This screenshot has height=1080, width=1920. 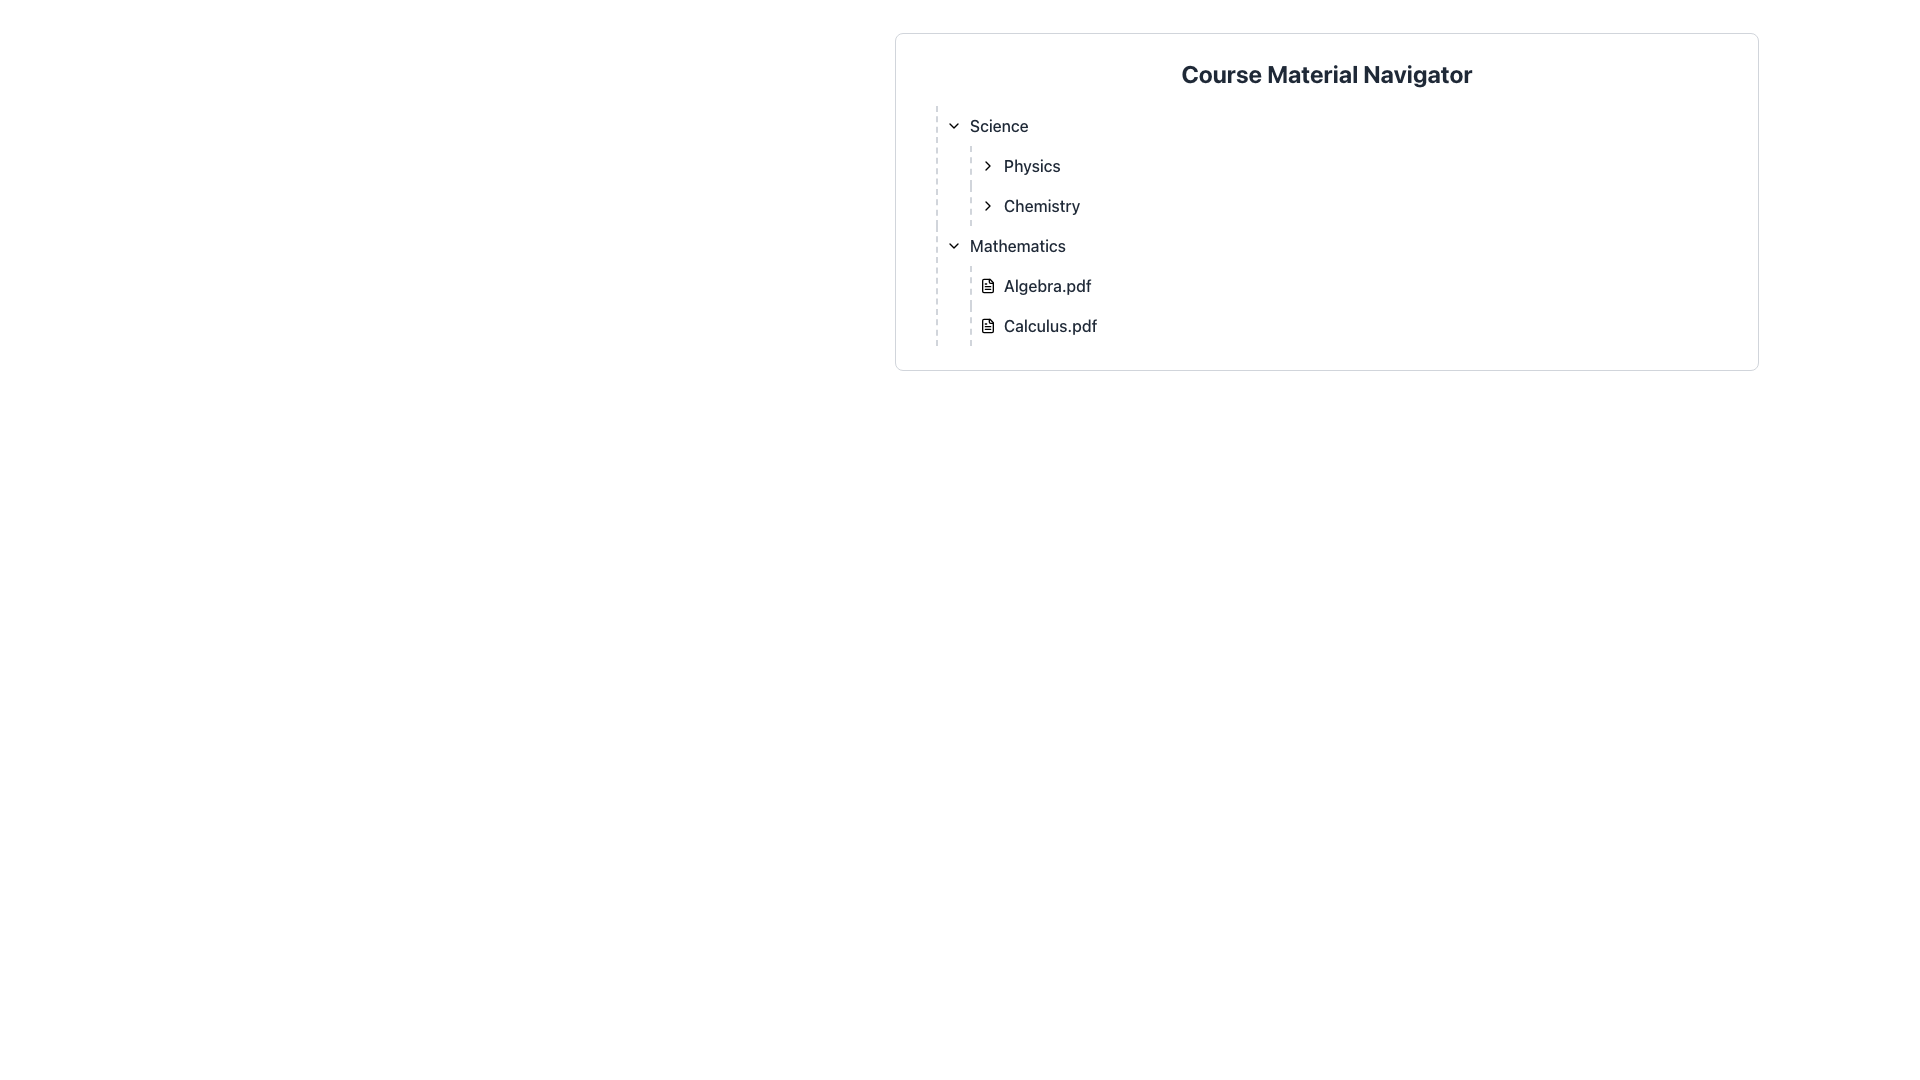 I want to click on the text label displaying 'Science' within the 'Course Material Navigator' section, so click(x=999, y=126).